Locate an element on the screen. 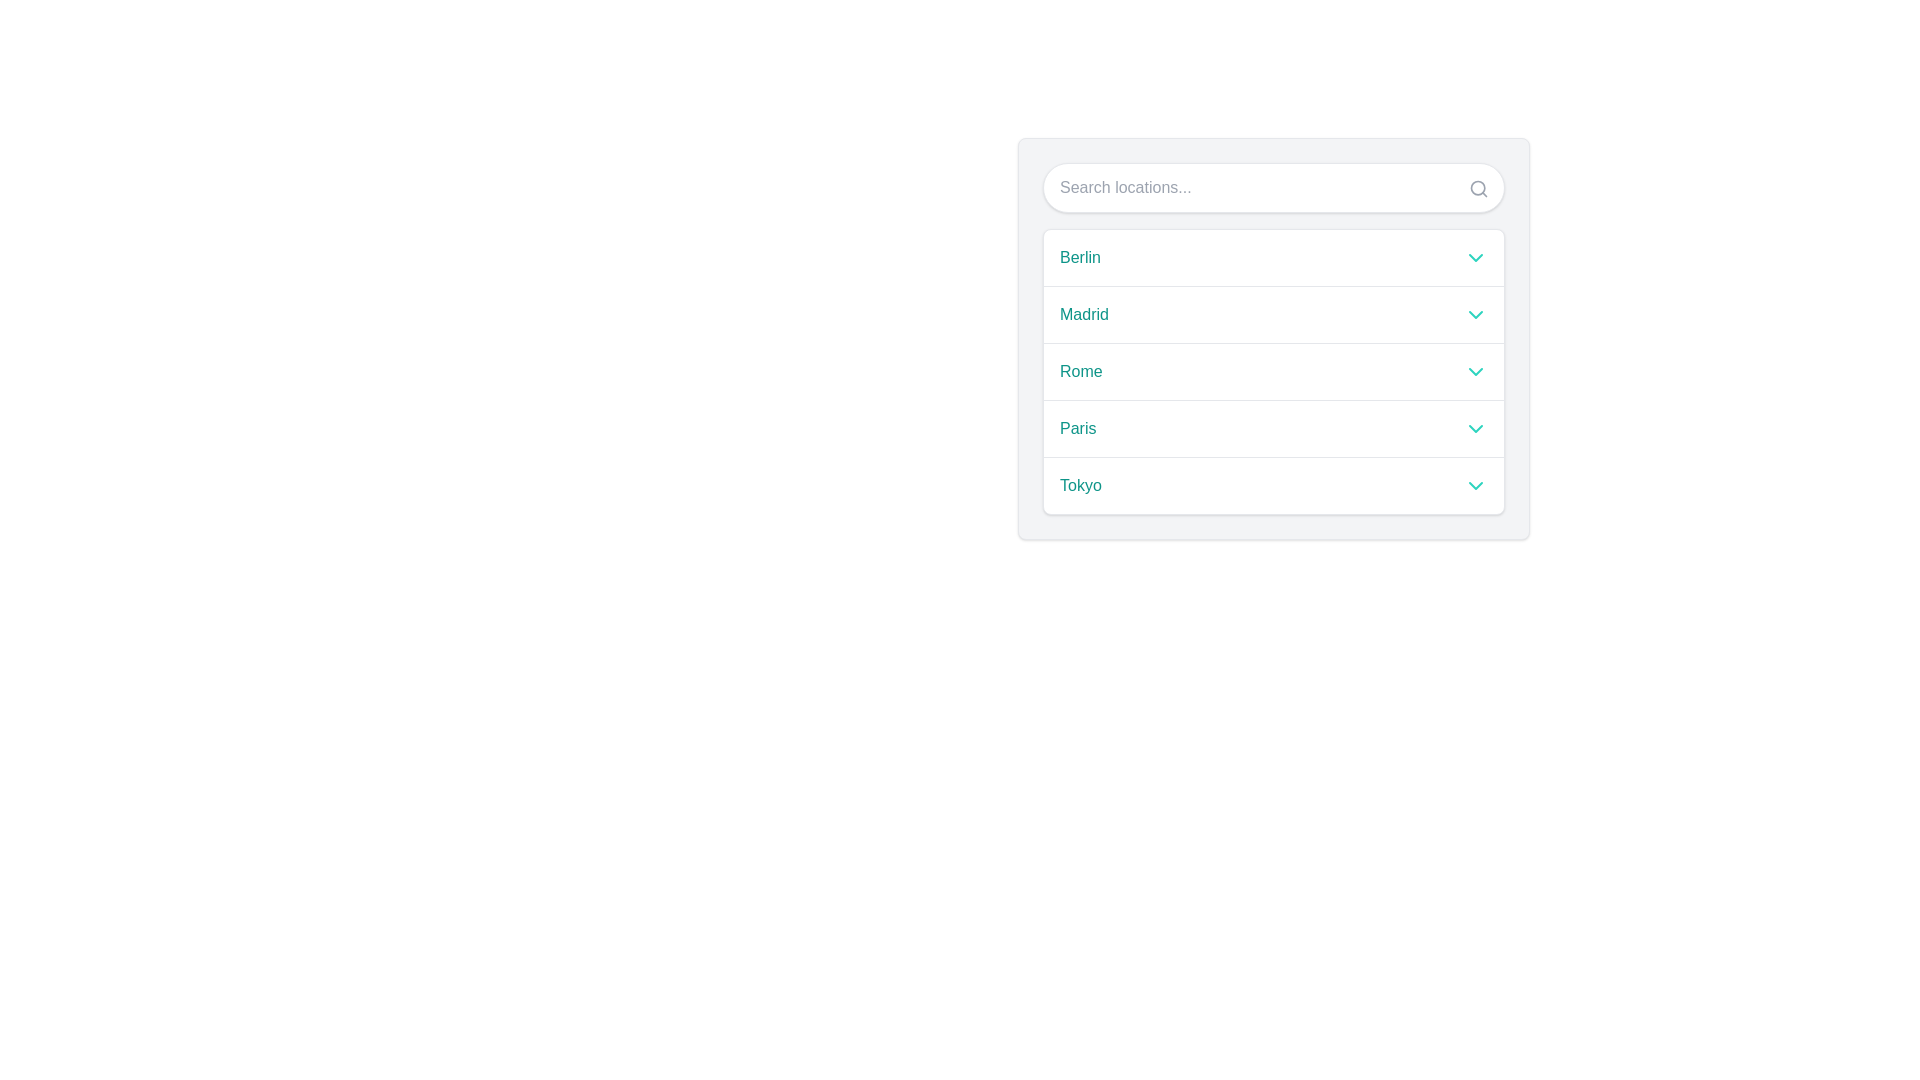  the teal downward-pointing chevron icon next to the text 'Berlin' in the first row of the vertically stacked list is located at coordinates (1476, 257).